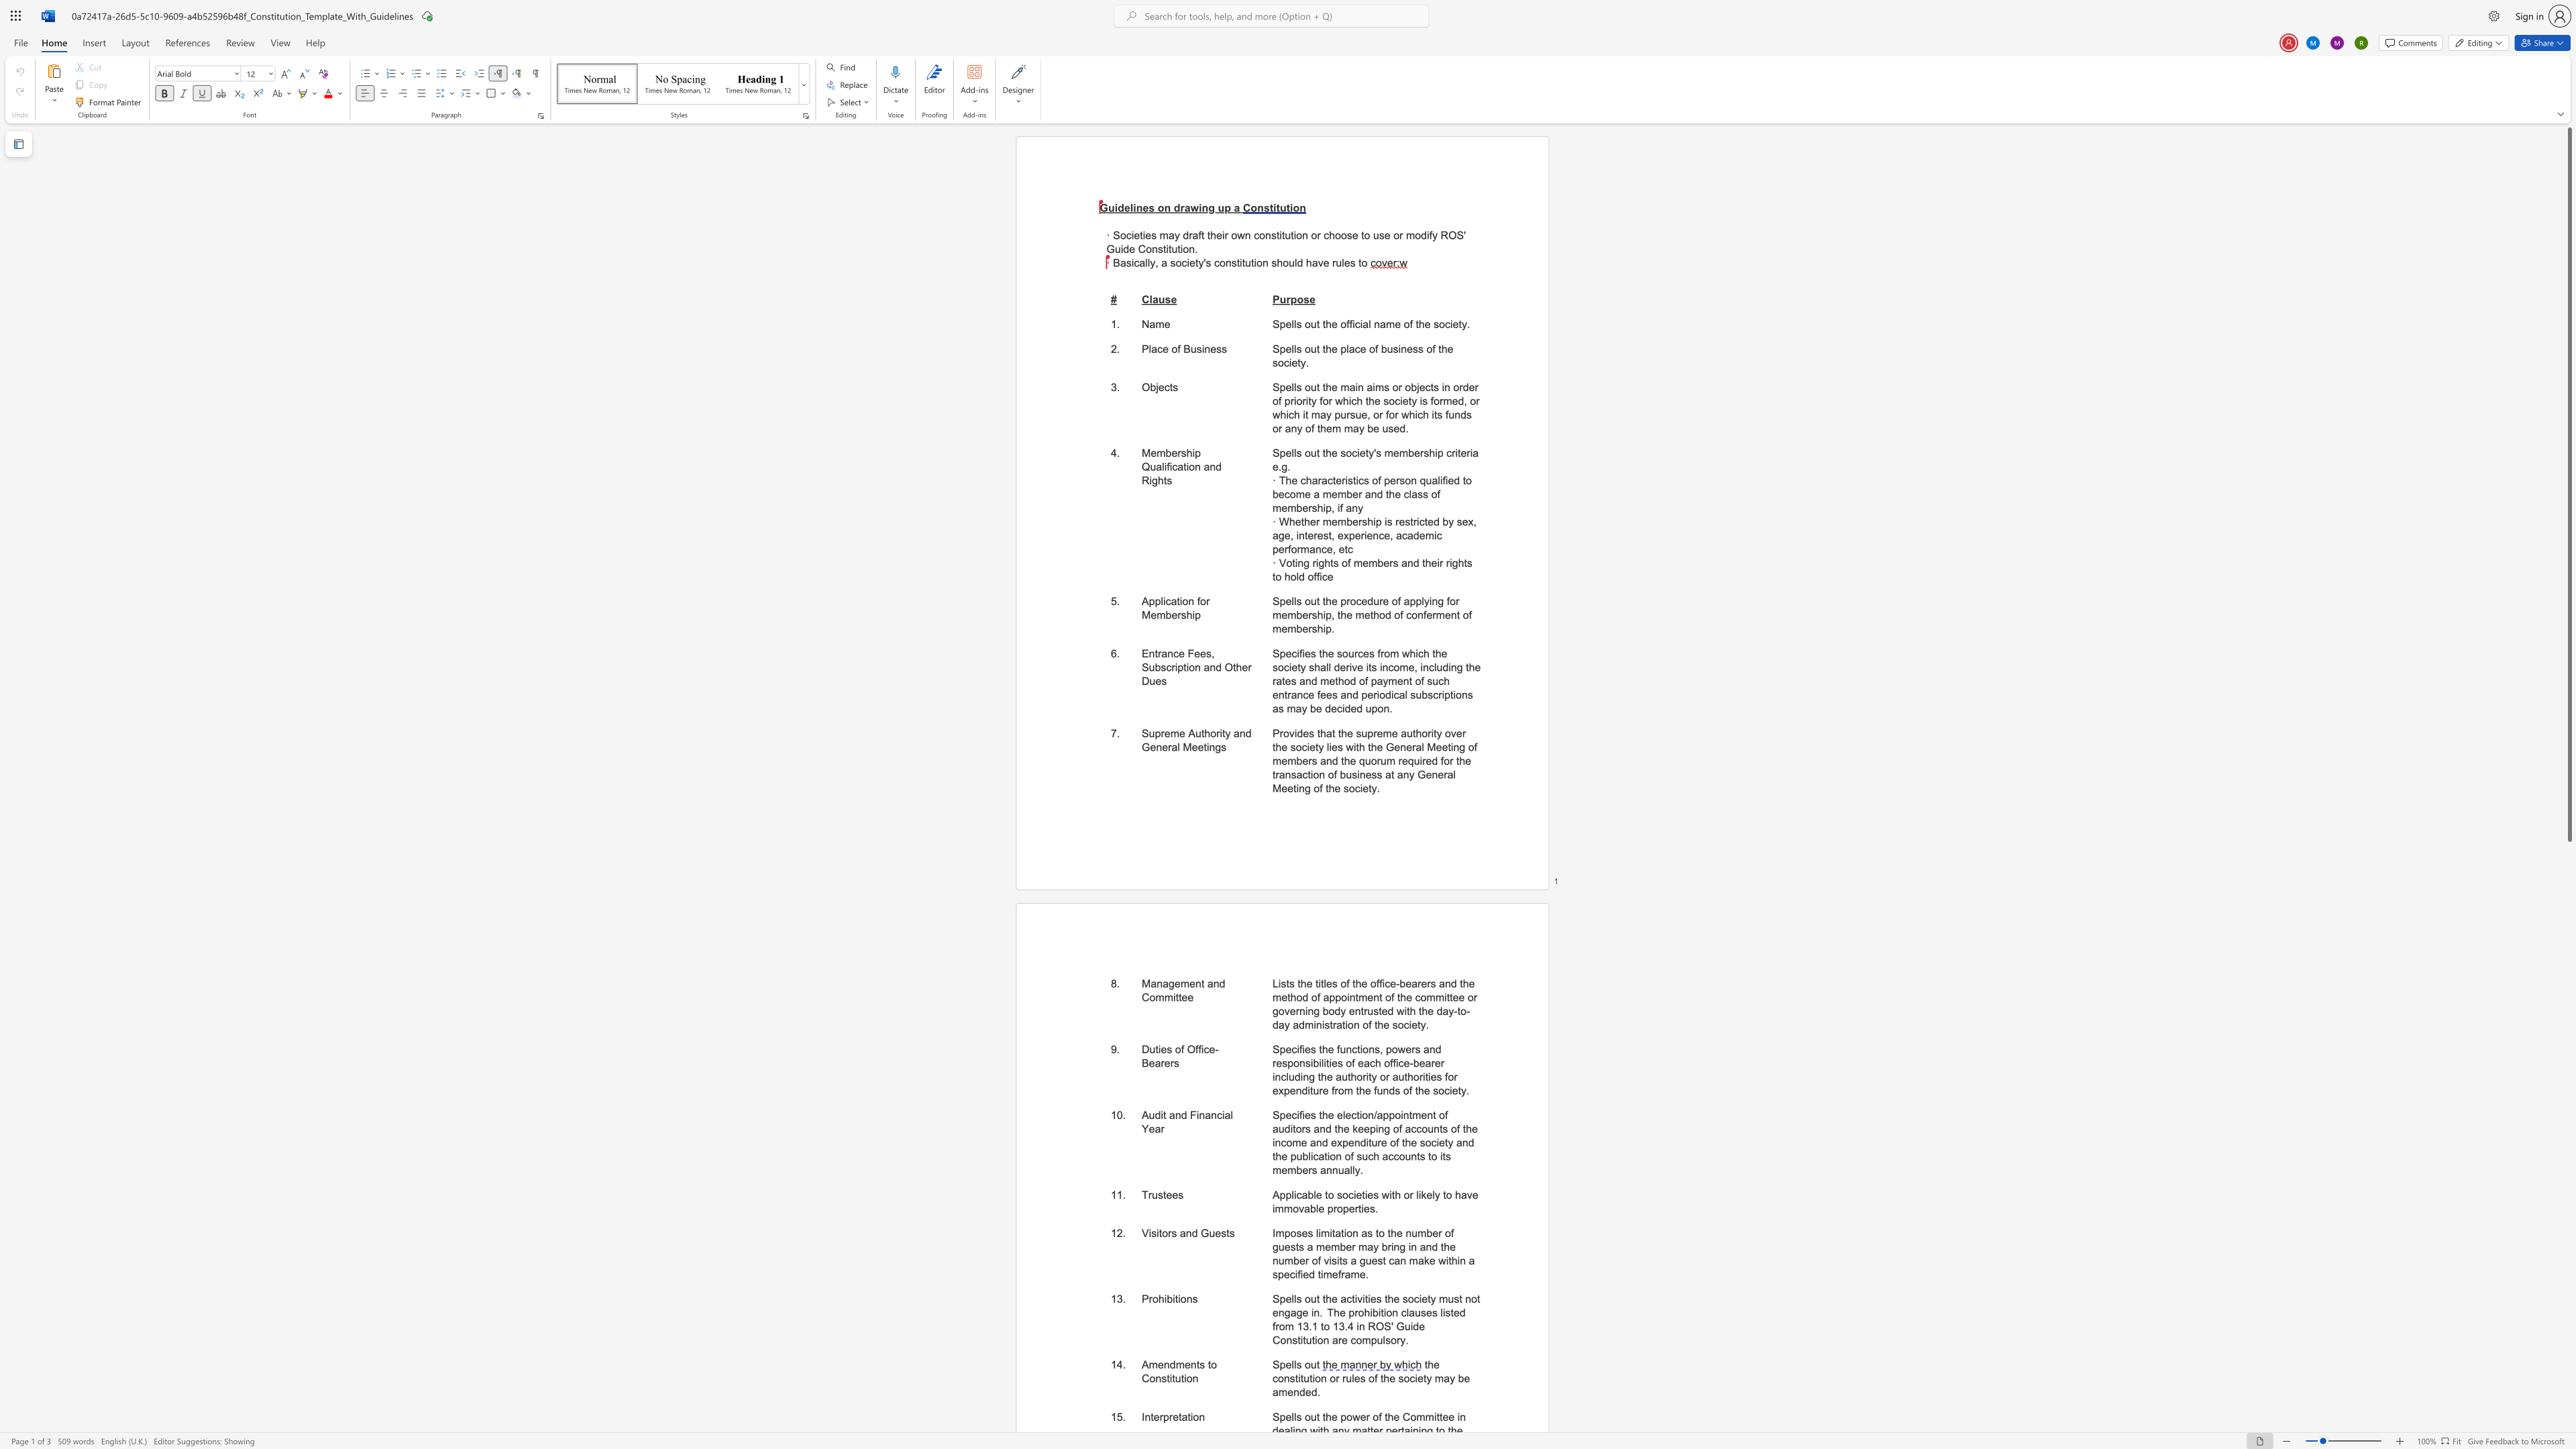 The image size is (2576, 1449). Describe the element at coordinates (1292, 562) in the screenshot. I see `the subset text "ting rights of members and their rights to" within the text "· Voting rights of members and their rights to hold office"` at that location.